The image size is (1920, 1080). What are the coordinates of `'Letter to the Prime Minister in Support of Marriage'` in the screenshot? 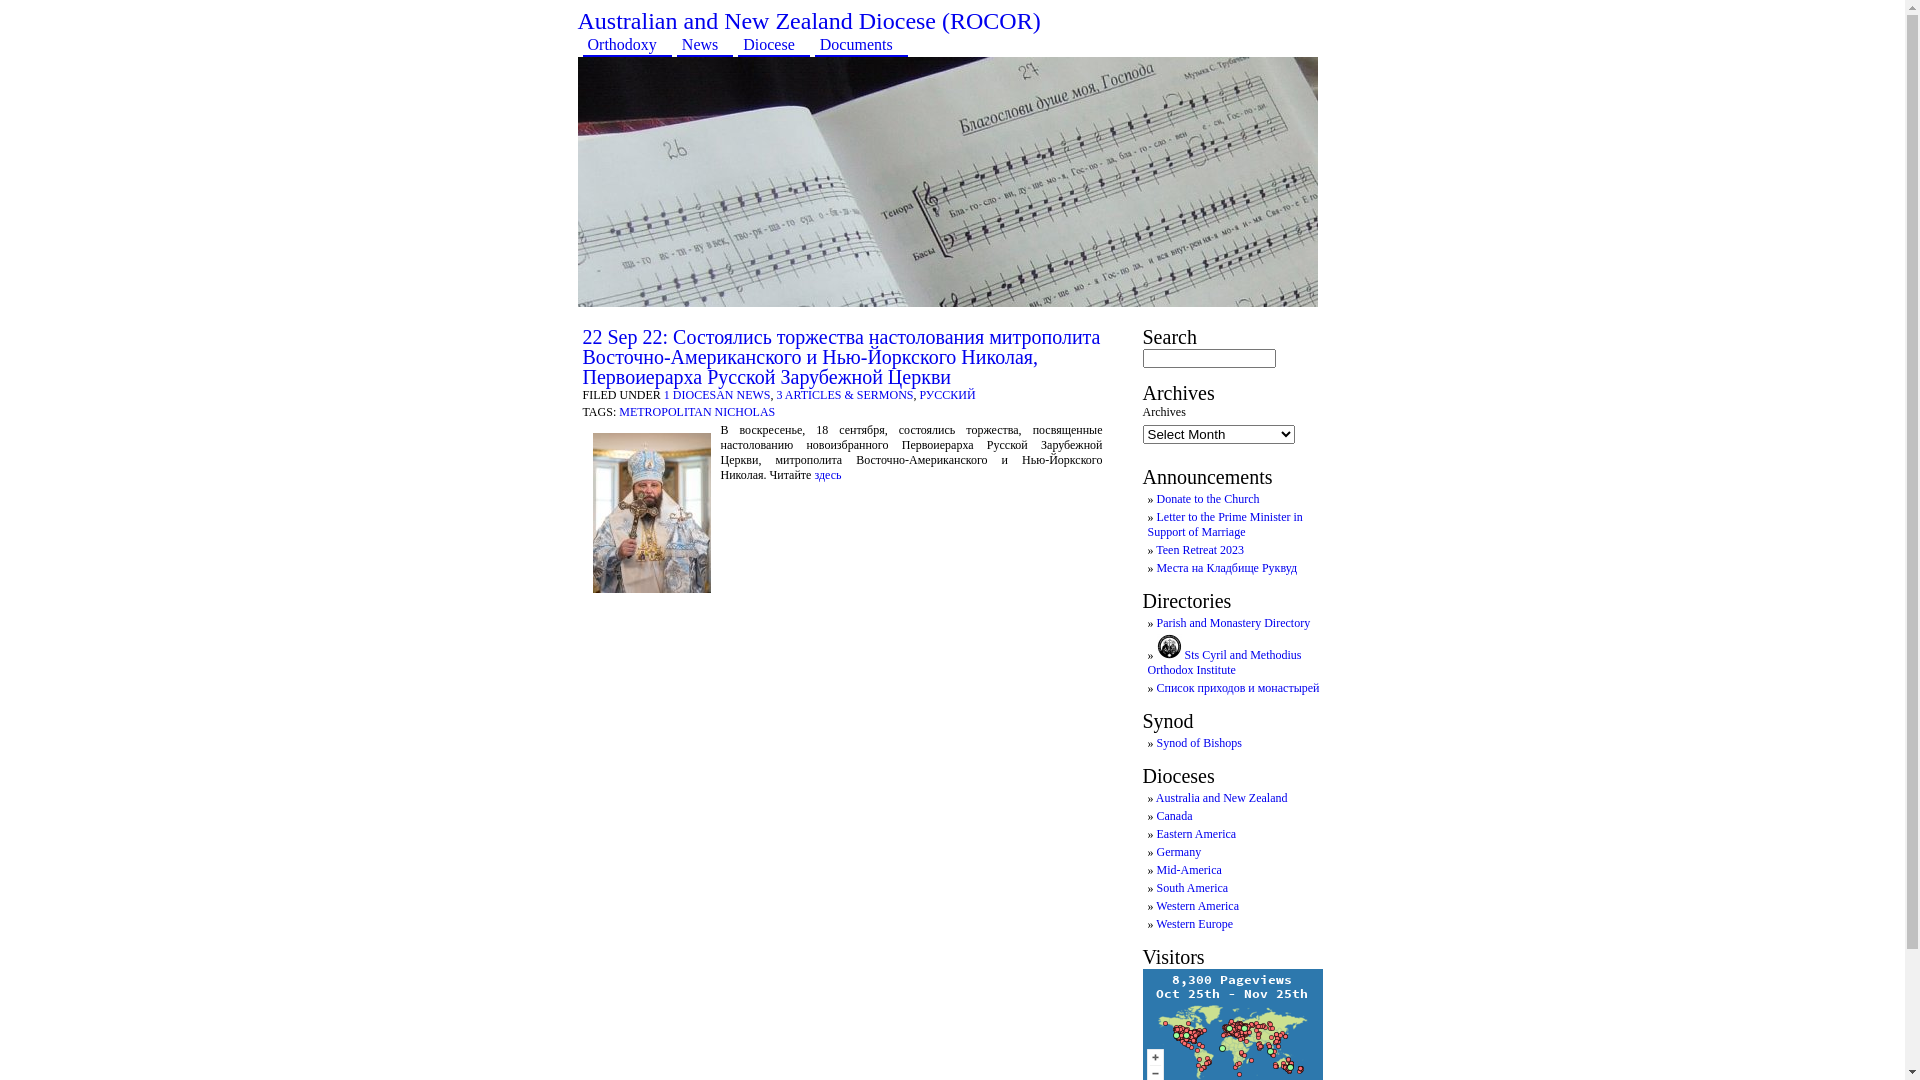 It's located at (1224, 523).